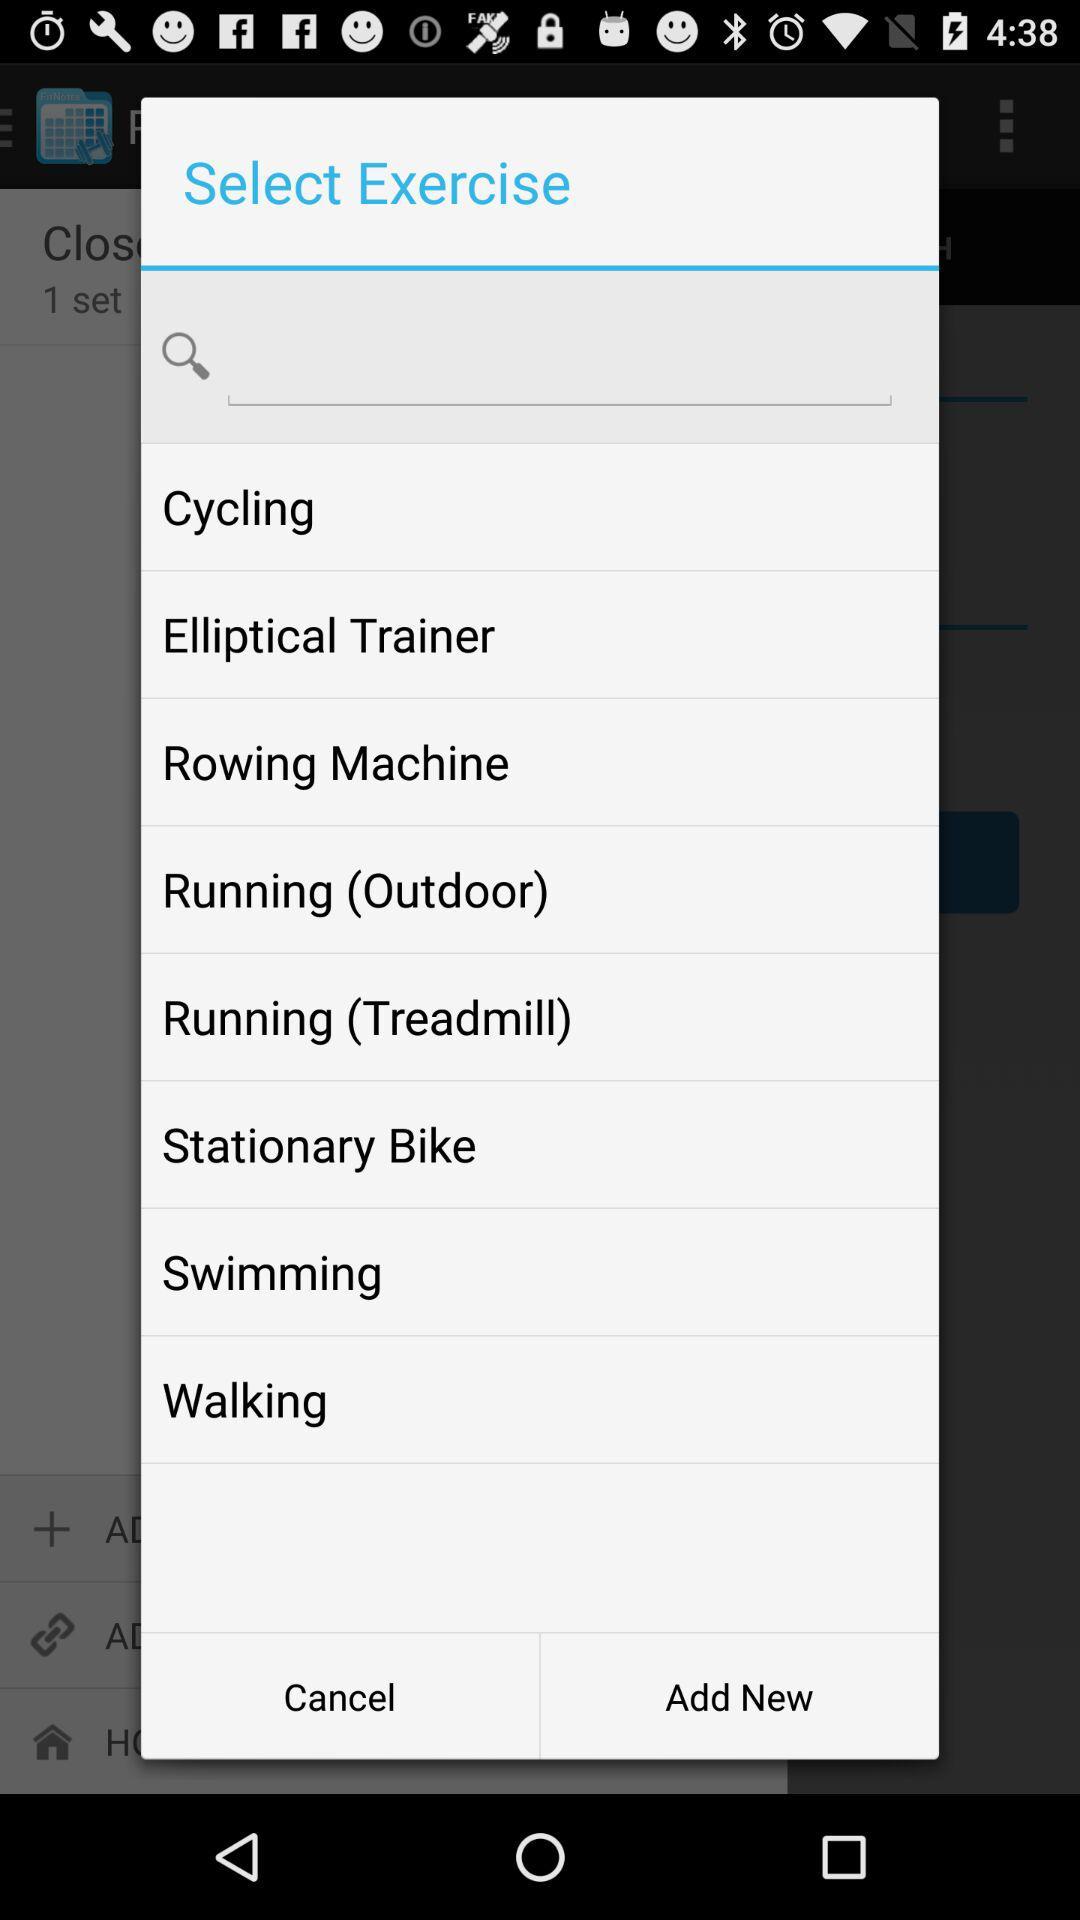 This screenshot has height=1920, width=1080. What do you see at coordinates (540, 761) in the screenshot?
I see `the rowing machine icon` at bounding box center [540, 761].